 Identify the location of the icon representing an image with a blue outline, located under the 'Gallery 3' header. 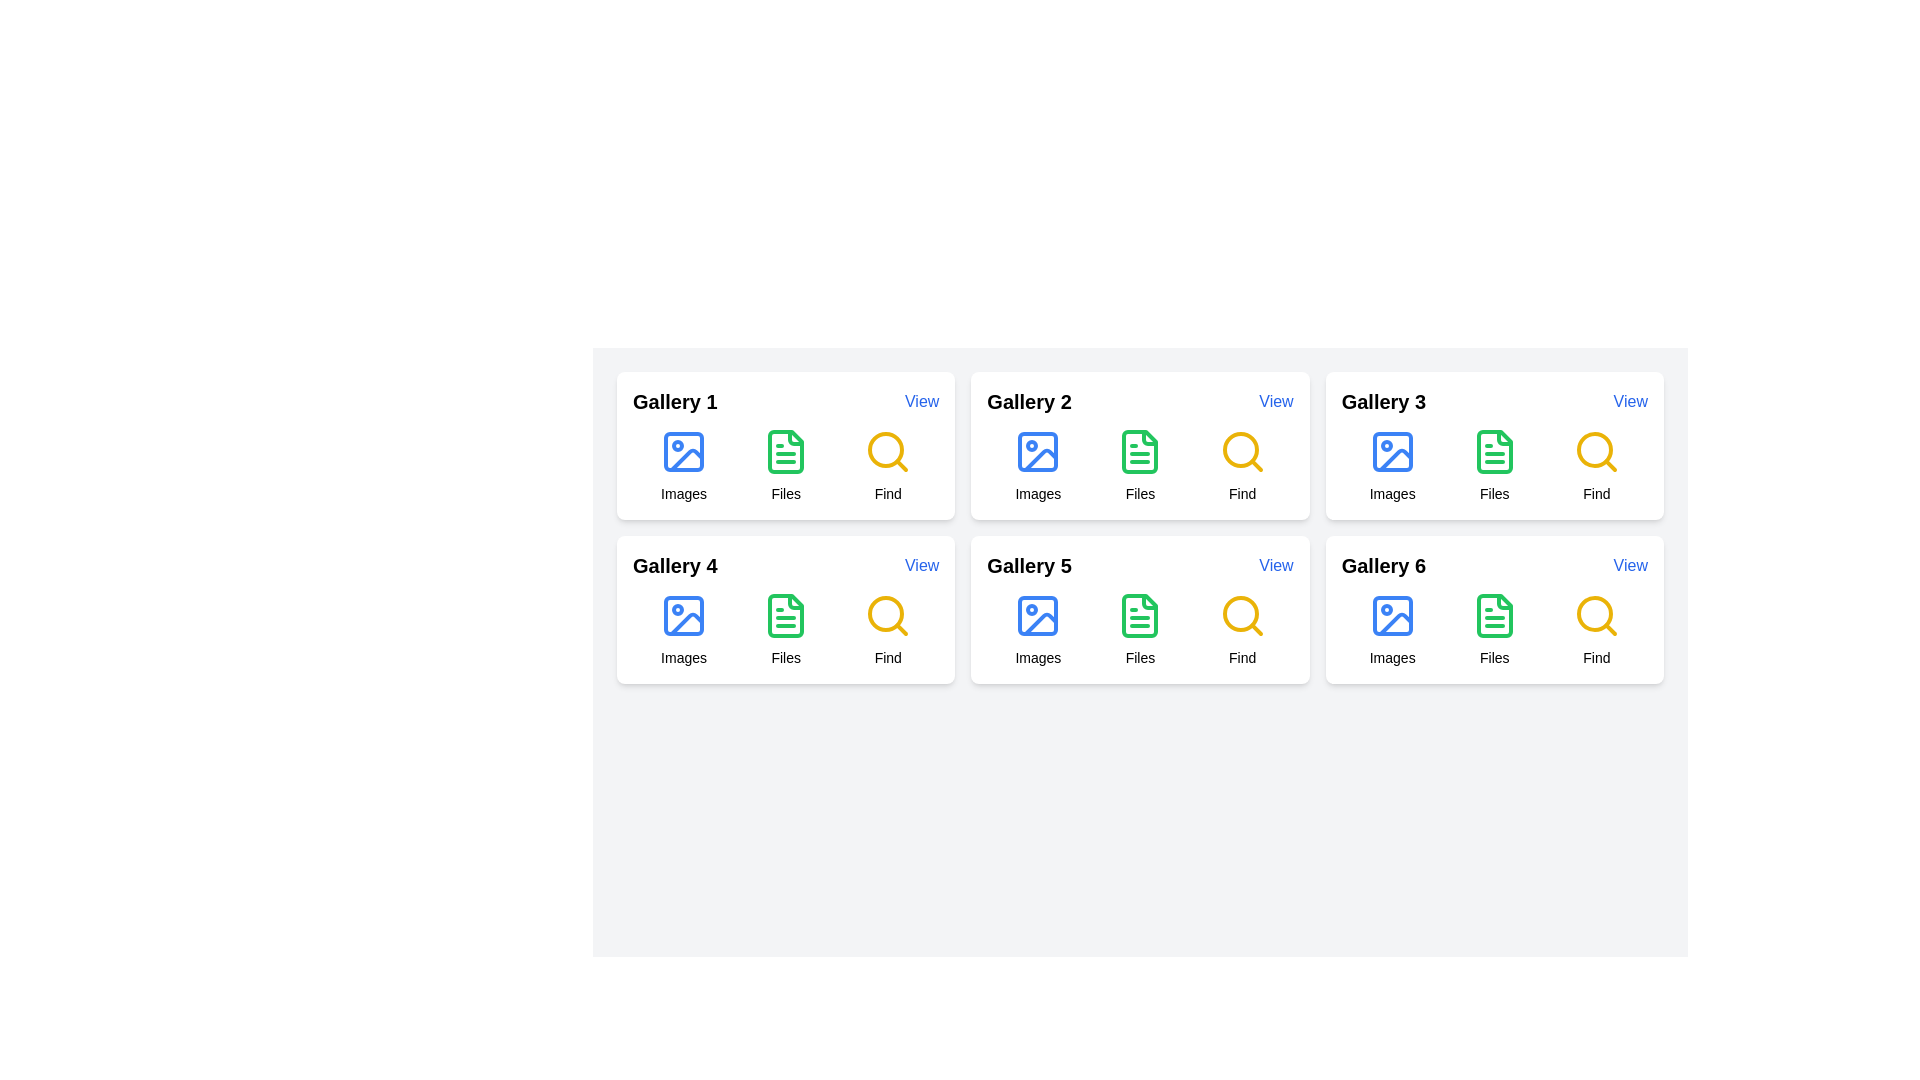
(1391, 451).